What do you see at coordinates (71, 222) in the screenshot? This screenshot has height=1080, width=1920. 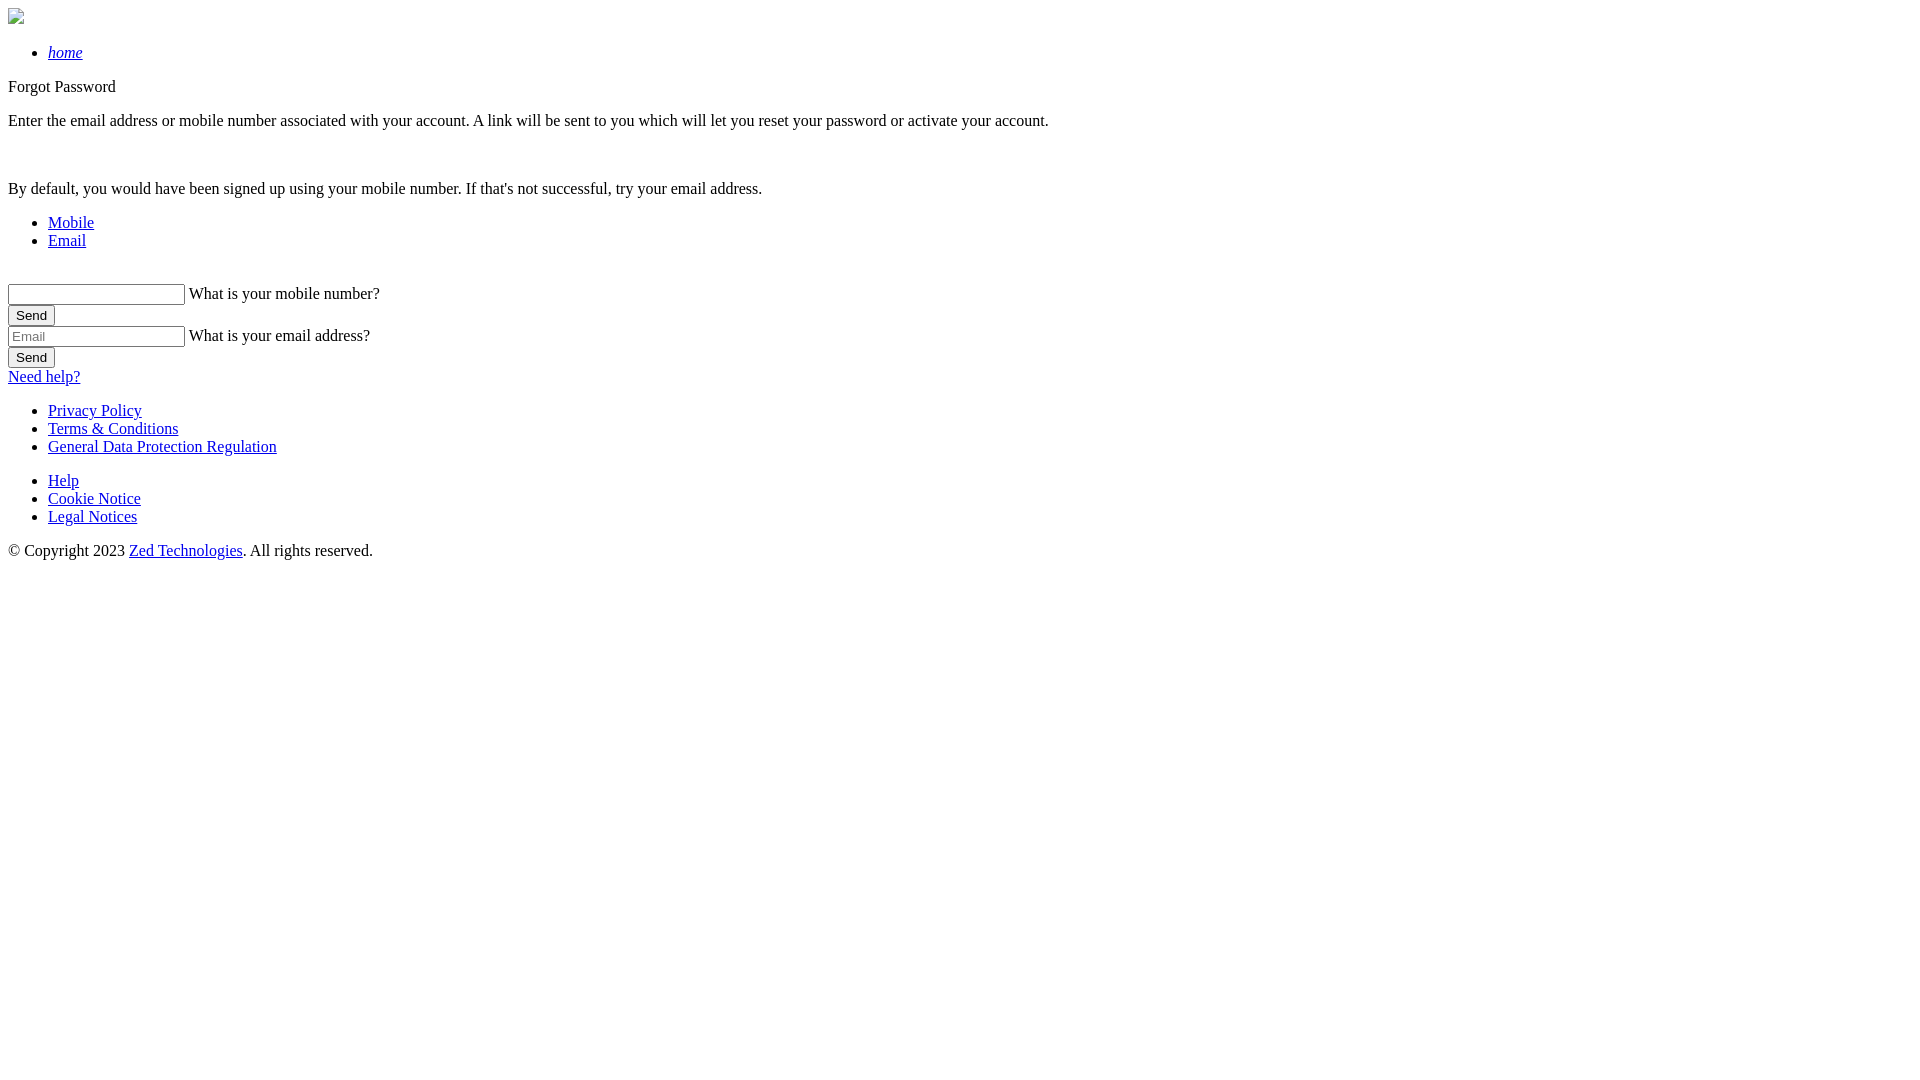 I see `'Mobile'` at bounding box center [71, 222].